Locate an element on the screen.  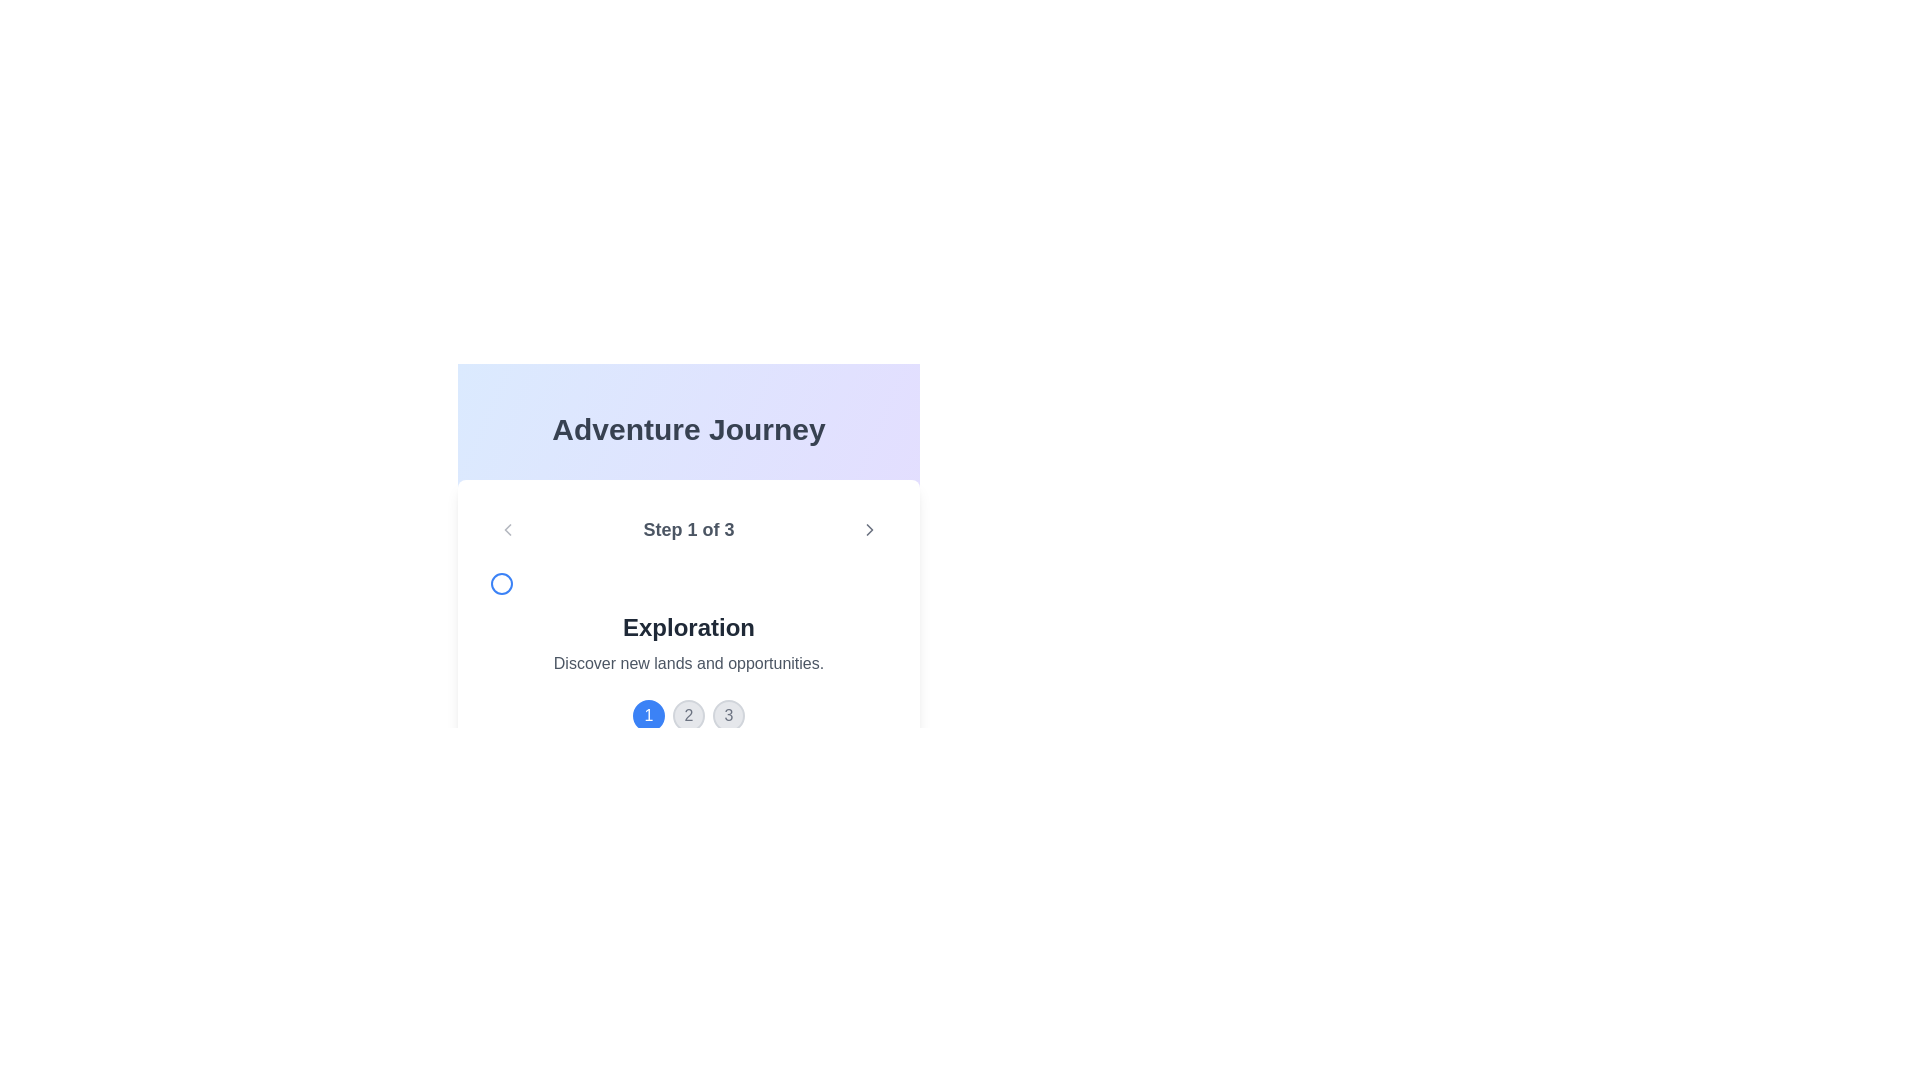
the circular visual icon with a thin blue outline is located at coordinates (502, 583).